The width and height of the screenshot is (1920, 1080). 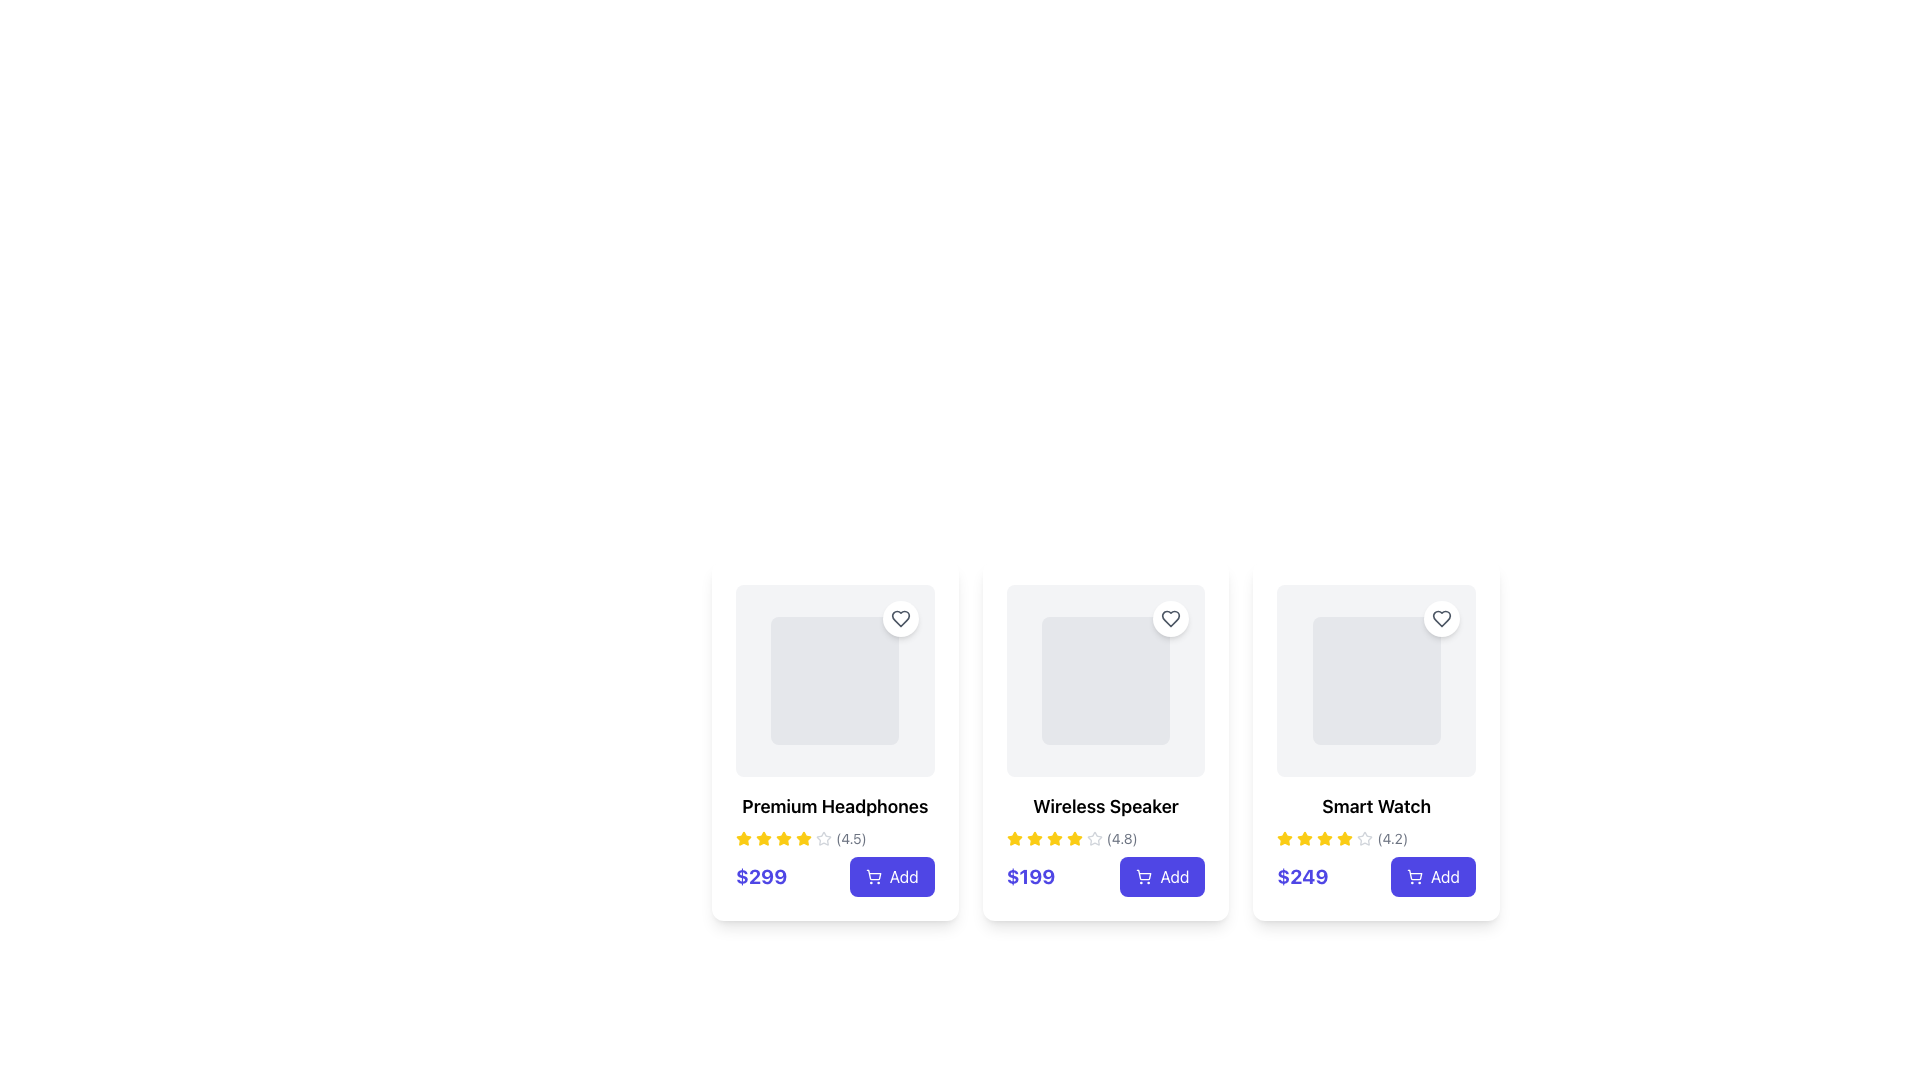 I want to click on the 'Add' button which is a rectangular button with a blue background and contains the text label 'Add' in white font, located at the bottom of the Smart Watch card, so click(x=1445, y=875).